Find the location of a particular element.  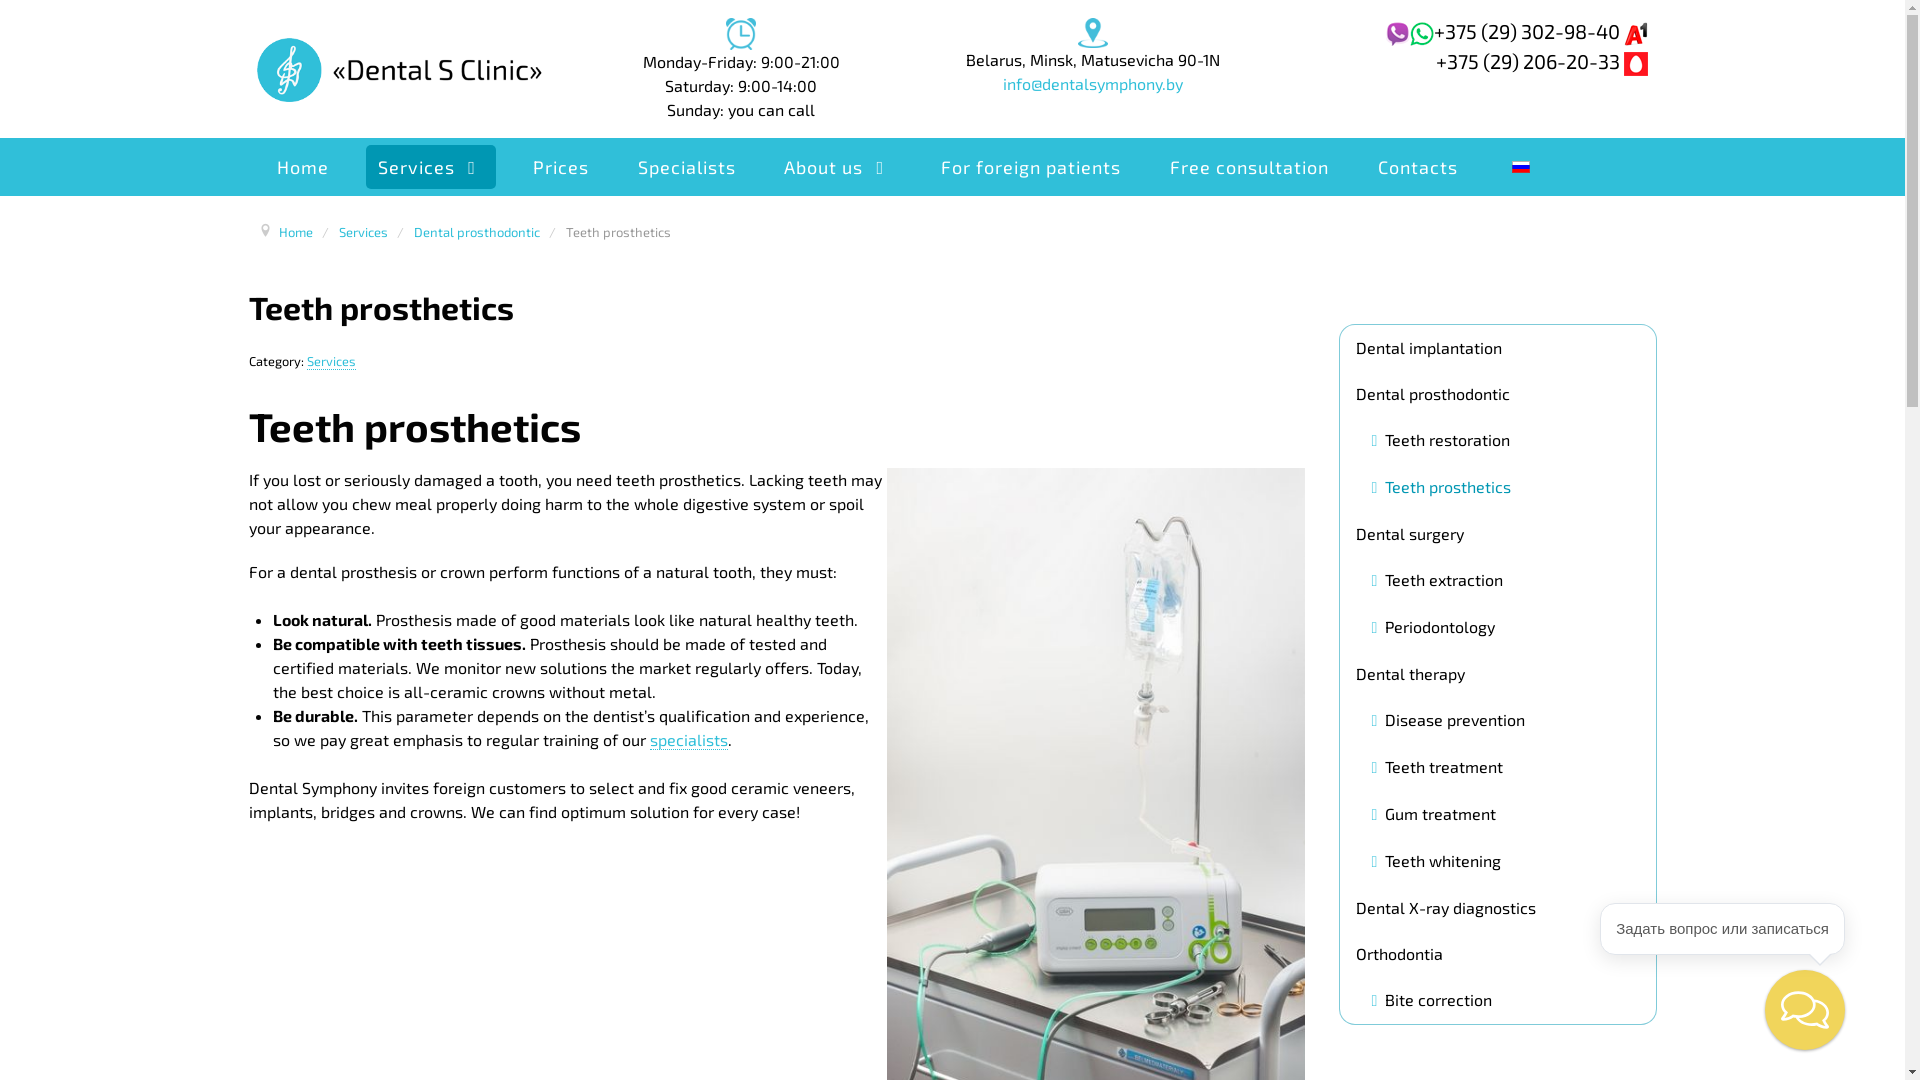

'Specialists' is located at coordinates (686, 165).